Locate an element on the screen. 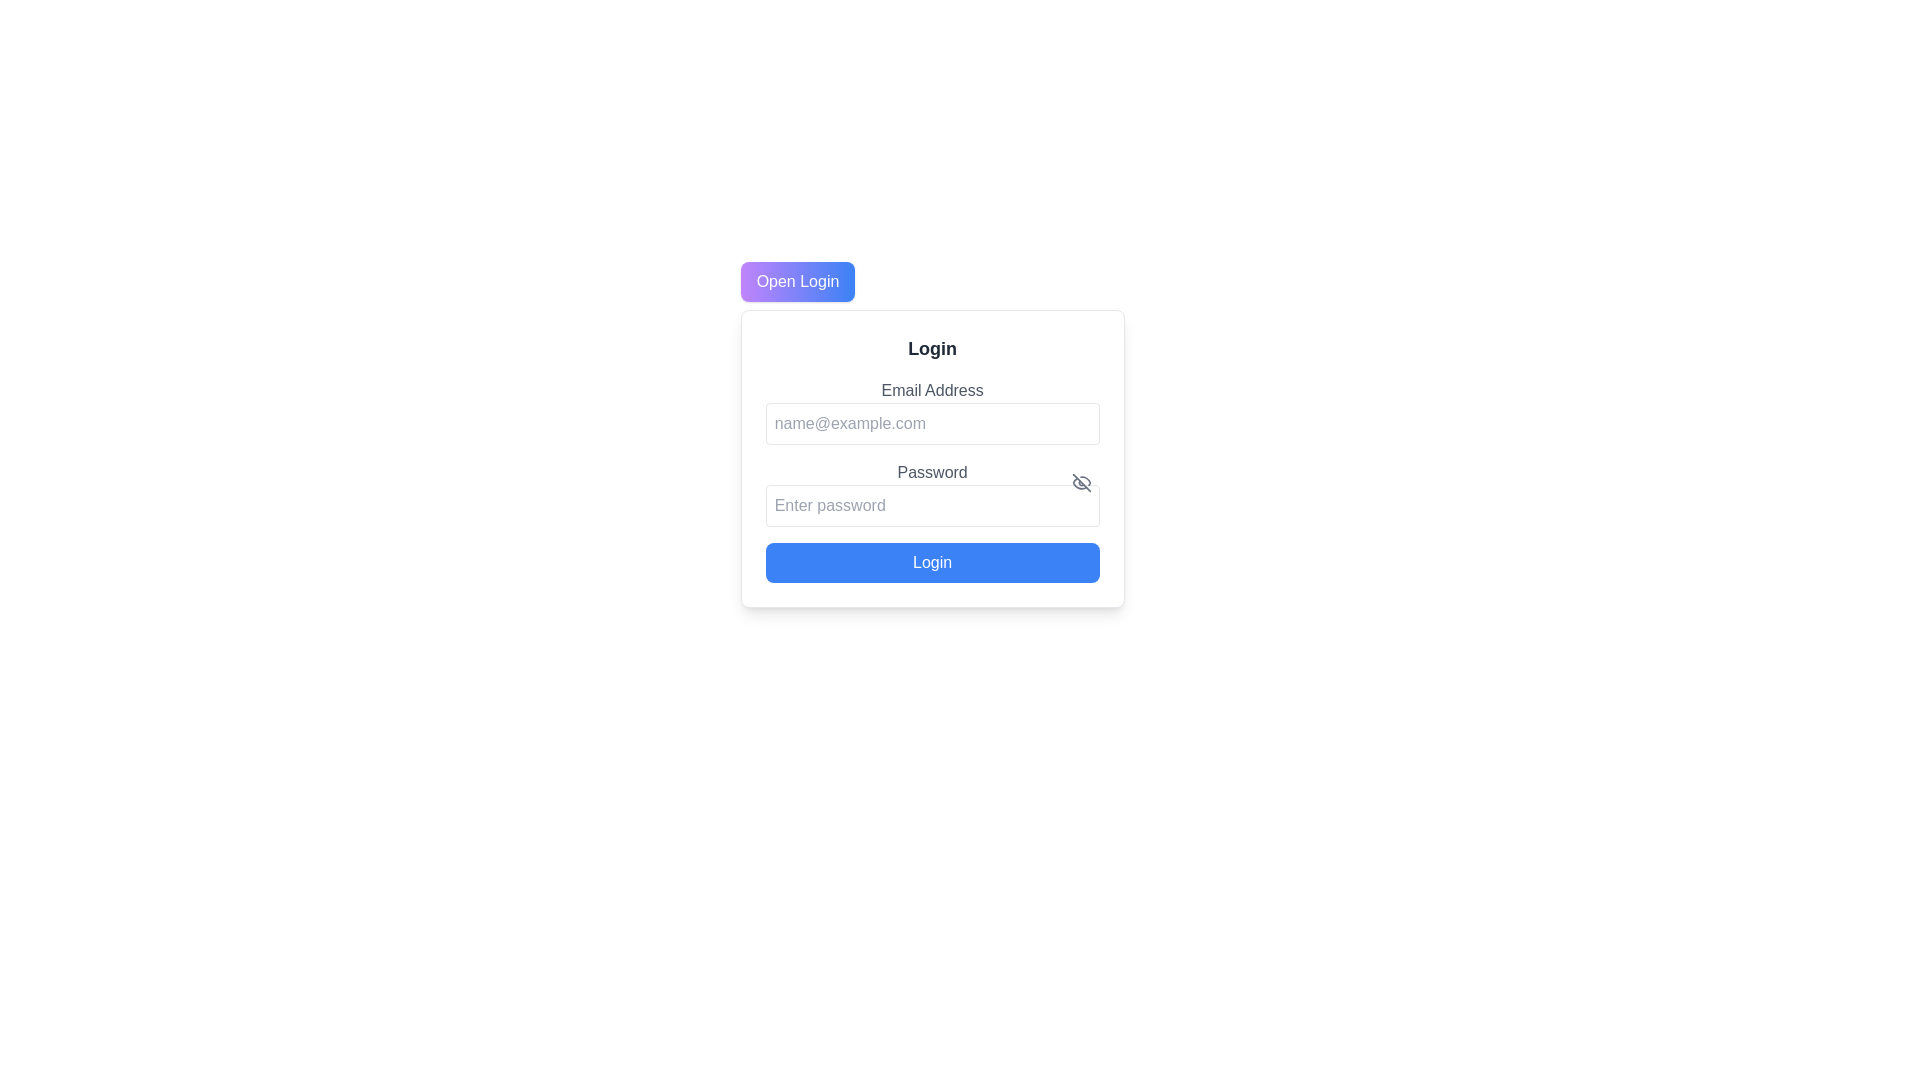 The height and width of the screenshot is (1080, 1920). the 'Password' label, which is displayed in gray font against a white background, located beneath the 'Email Address' label and above the password input field is located at coordinates (931, 473).